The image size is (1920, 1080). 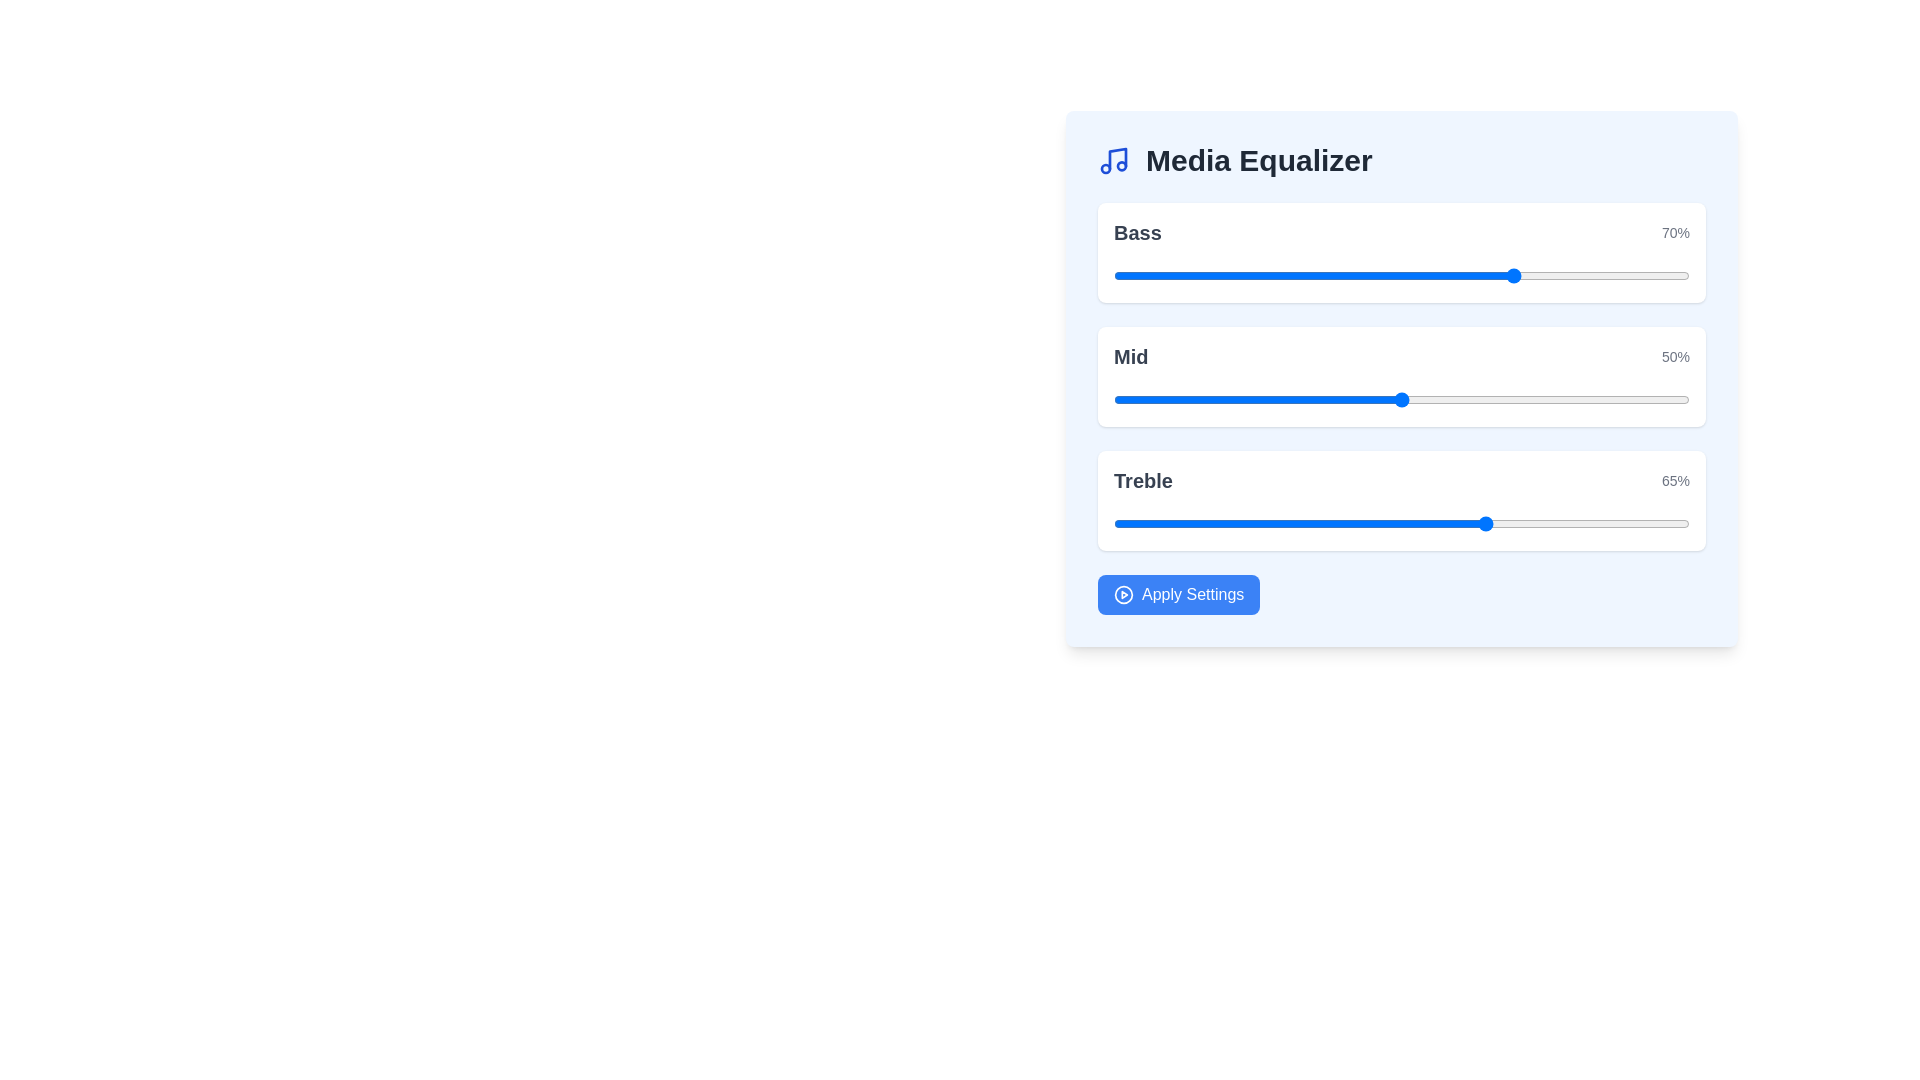 I want to click on treble, so click(x=1655, y=523).